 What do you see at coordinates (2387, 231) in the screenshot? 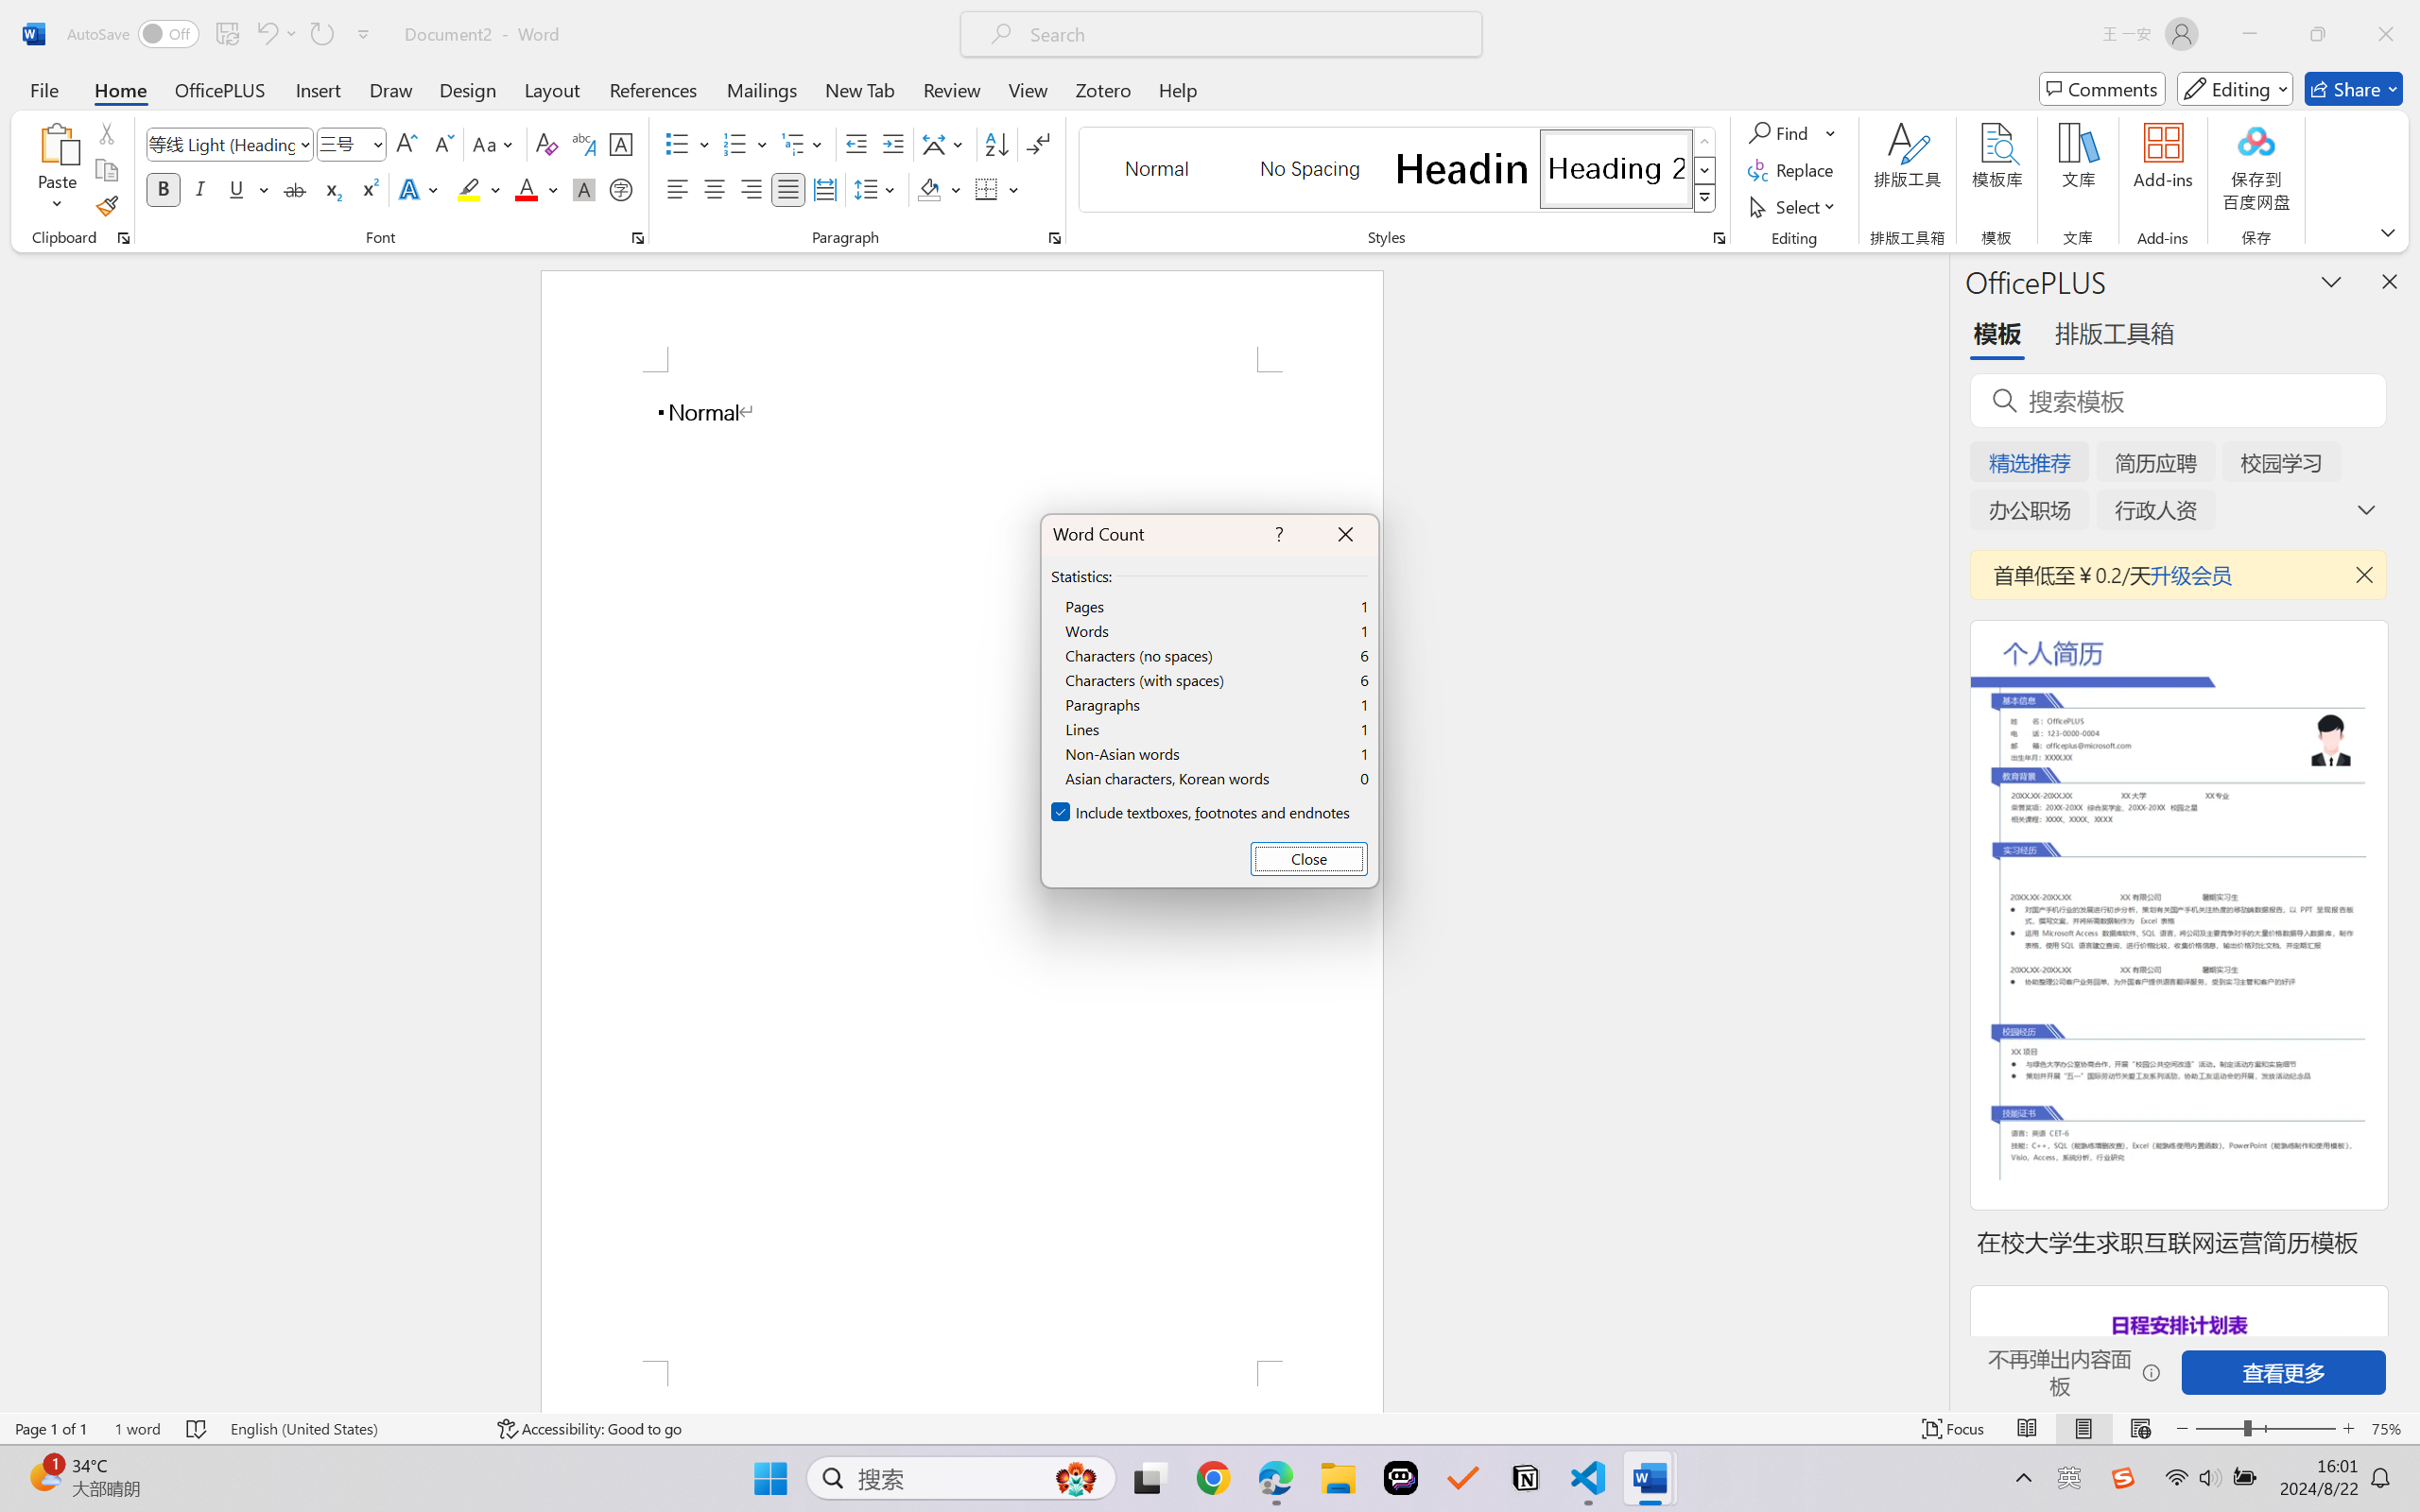
I see `'Ribbon Display Options'` at bounding box center [2387, 231].